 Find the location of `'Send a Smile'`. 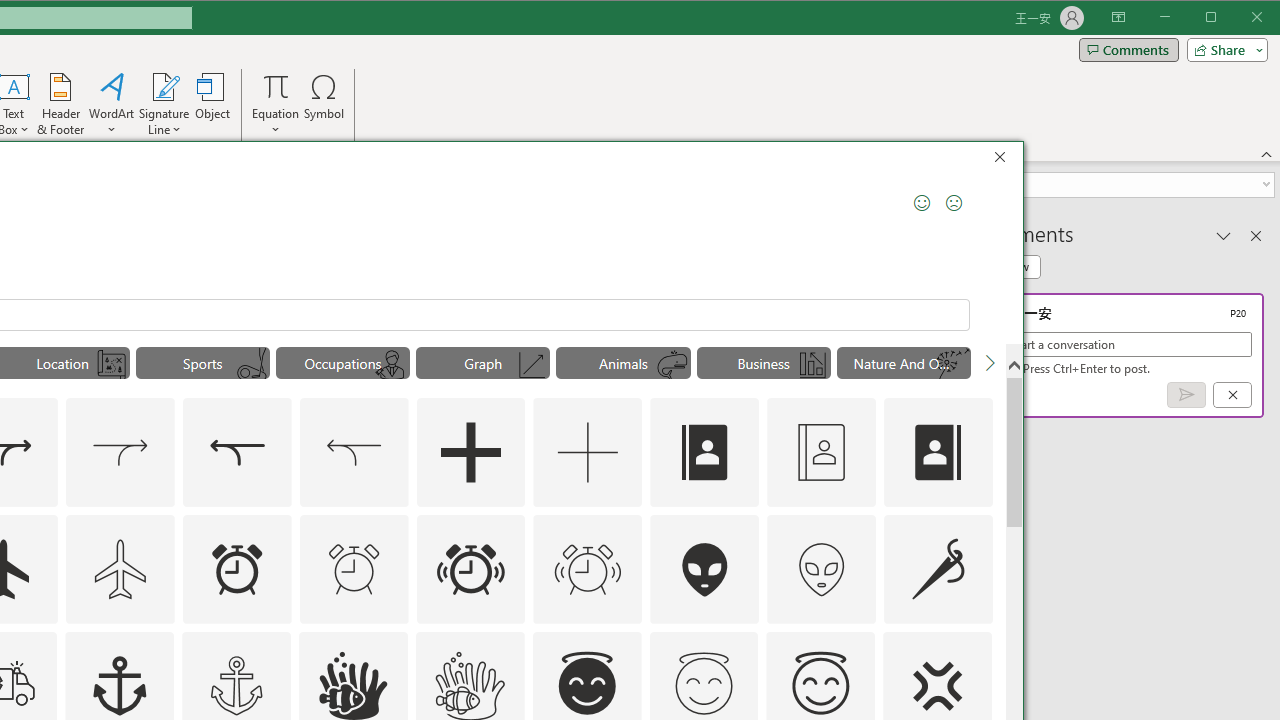

'Send a Smile' is located at coordinates (921, 203).